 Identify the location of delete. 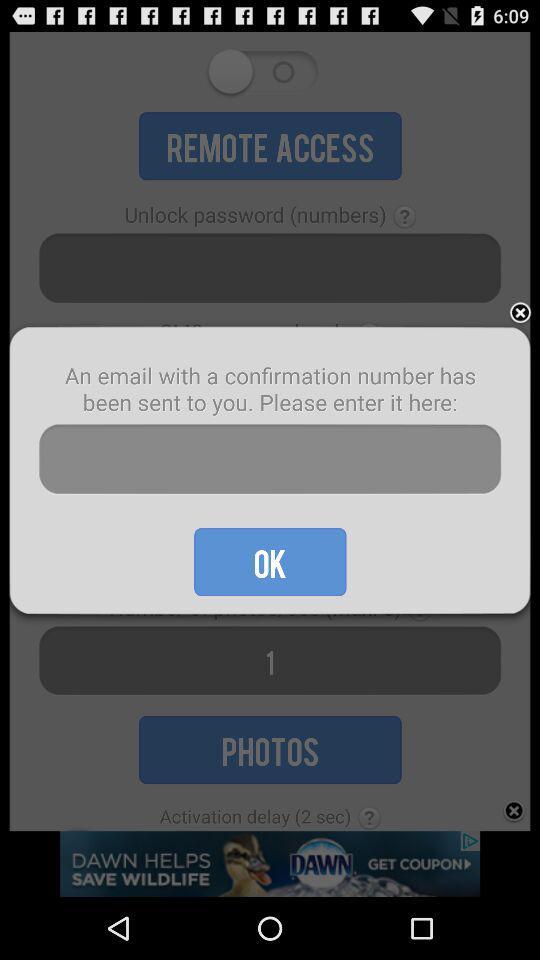
(520, 313).